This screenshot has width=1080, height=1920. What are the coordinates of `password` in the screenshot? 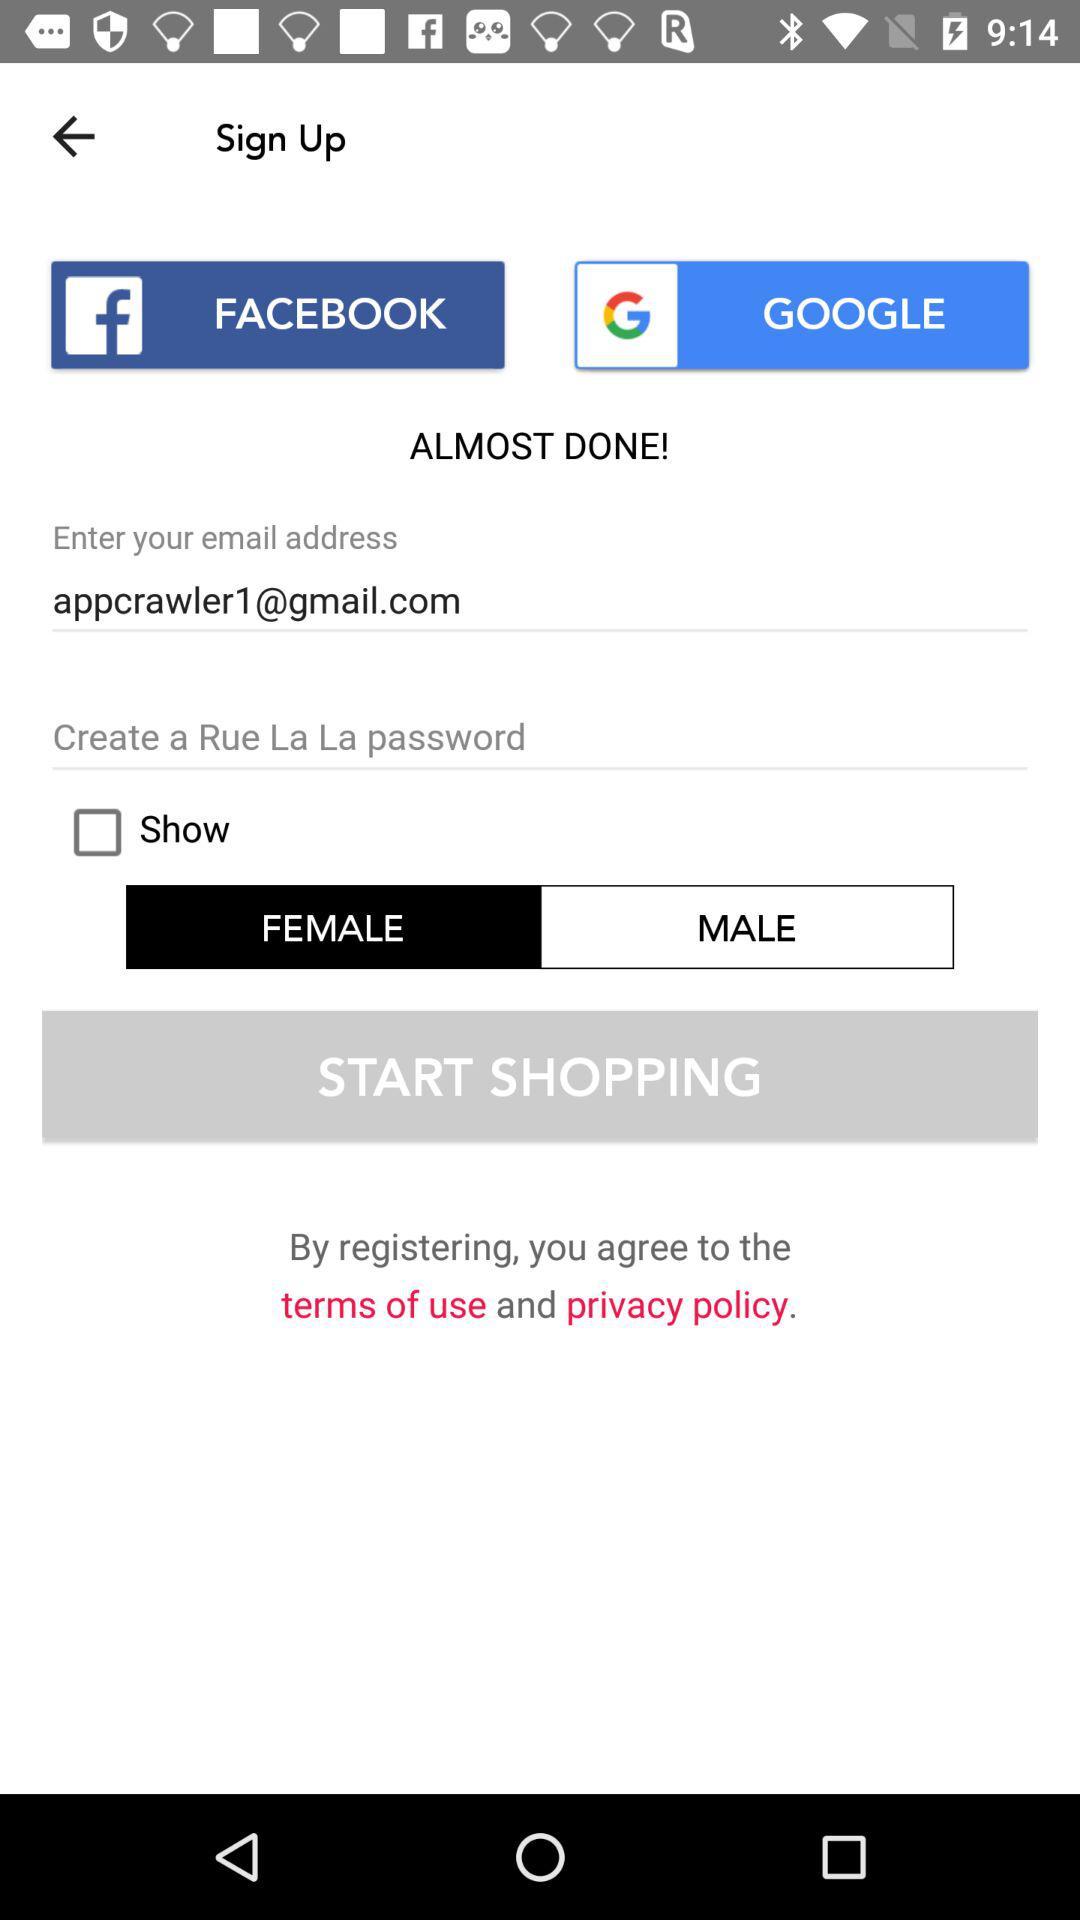 It's located at (540, 737).